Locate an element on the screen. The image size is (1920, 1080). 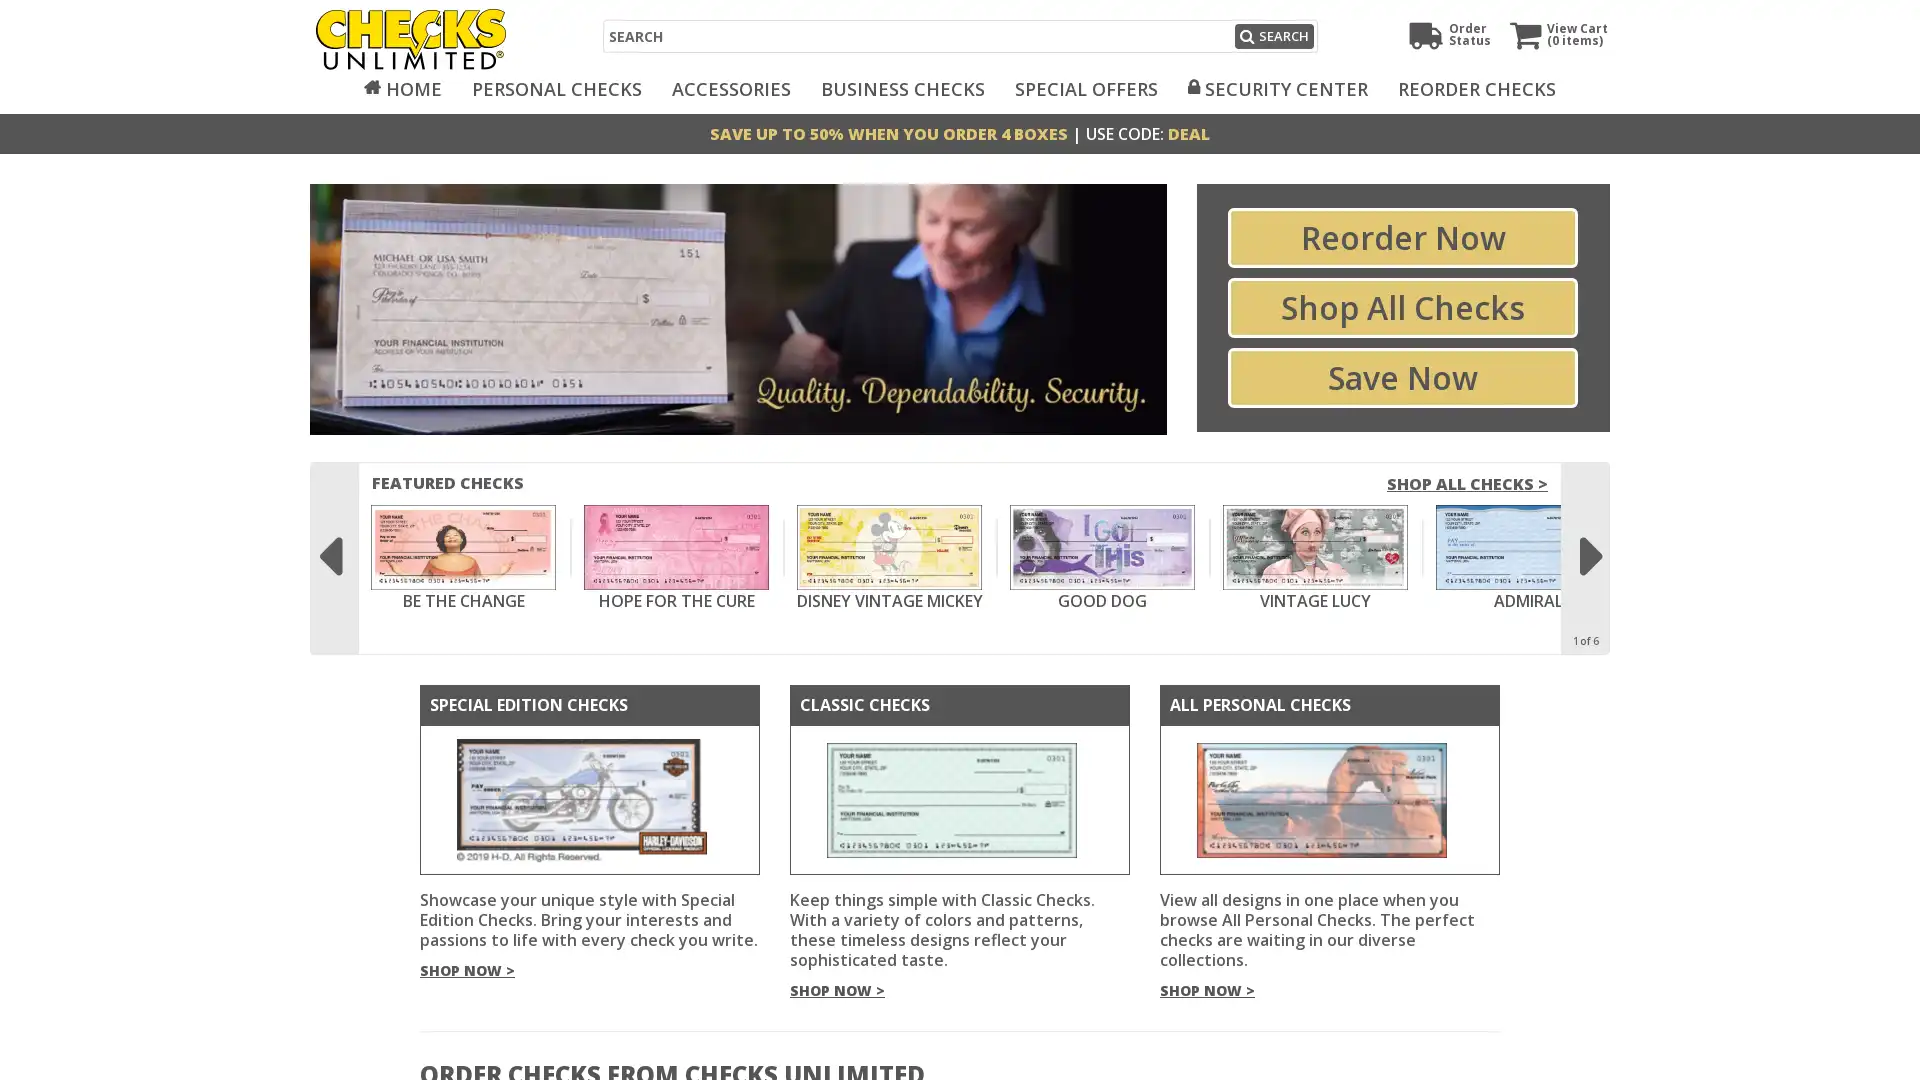
Previous is located at coordinates (329, 546).